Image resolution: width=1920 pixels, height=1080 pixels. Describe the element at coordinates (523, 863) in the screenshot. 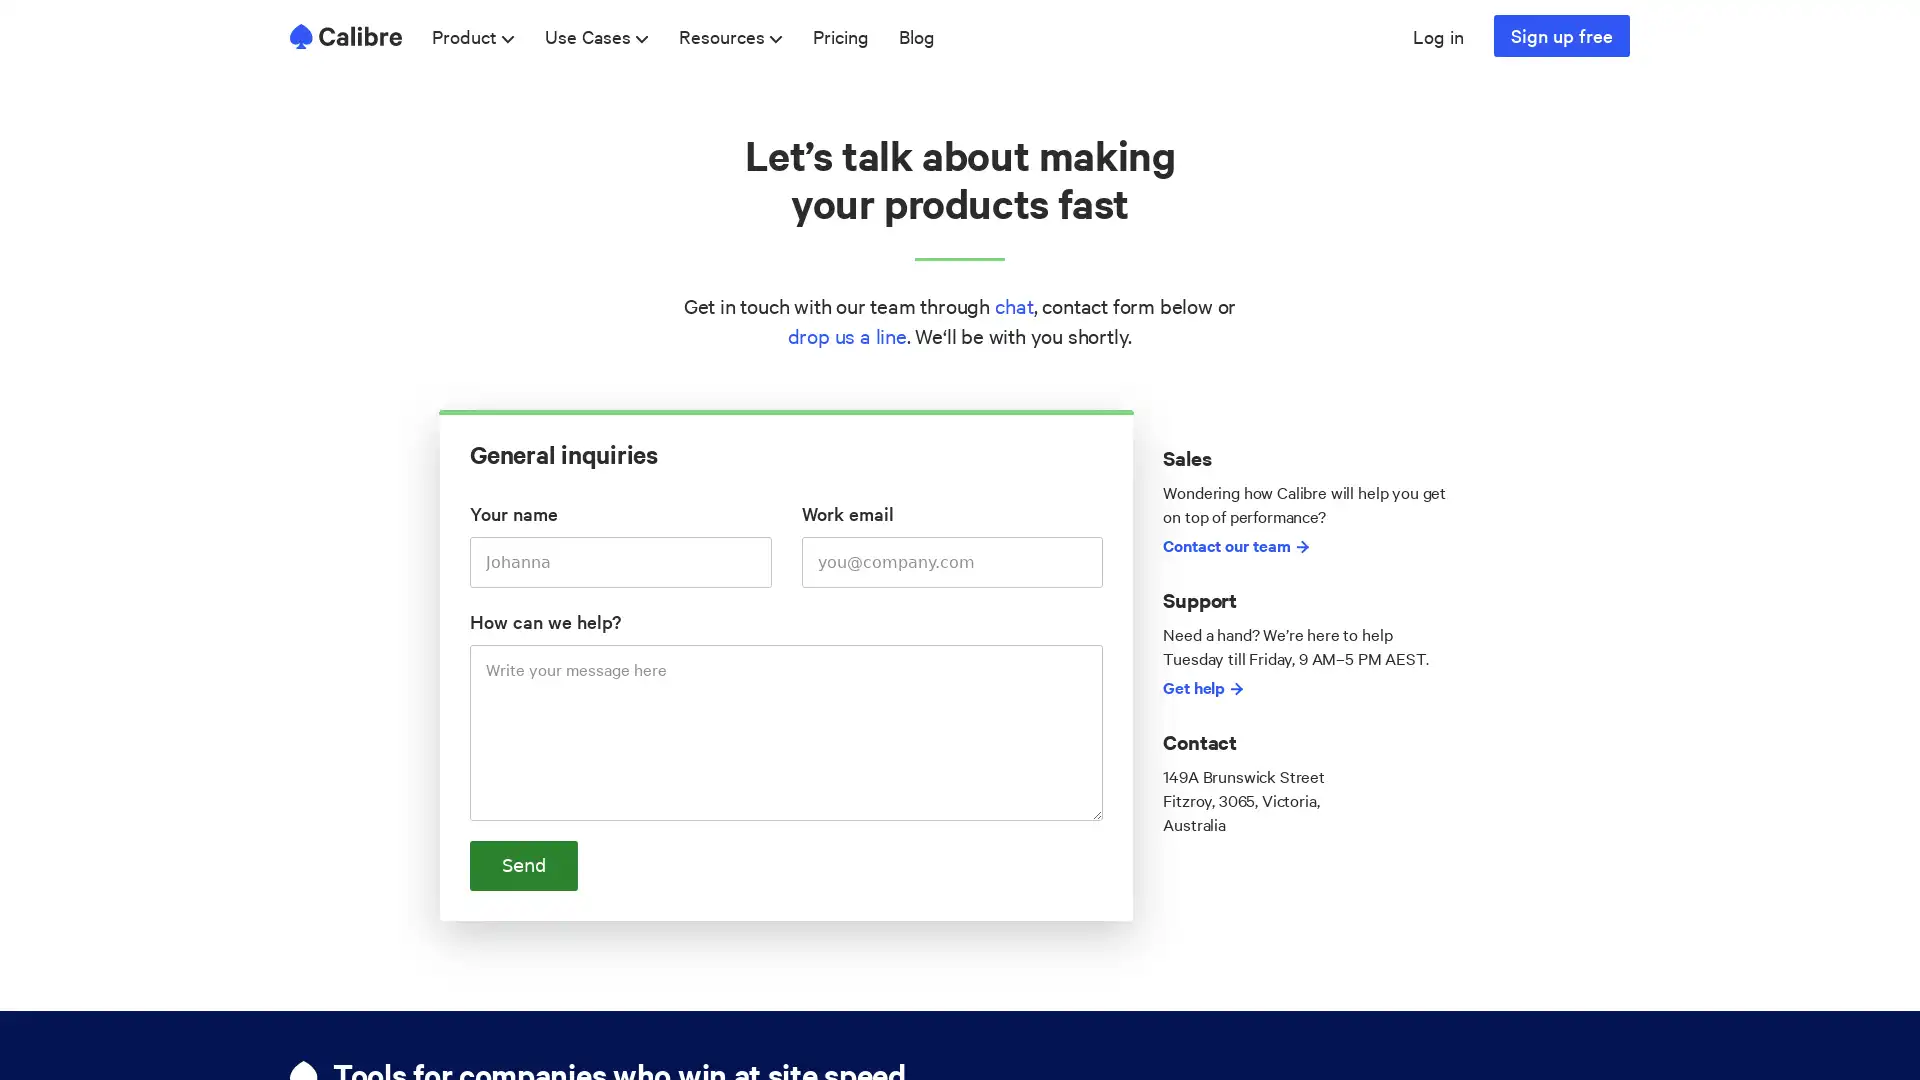

I see `Send` at that location.